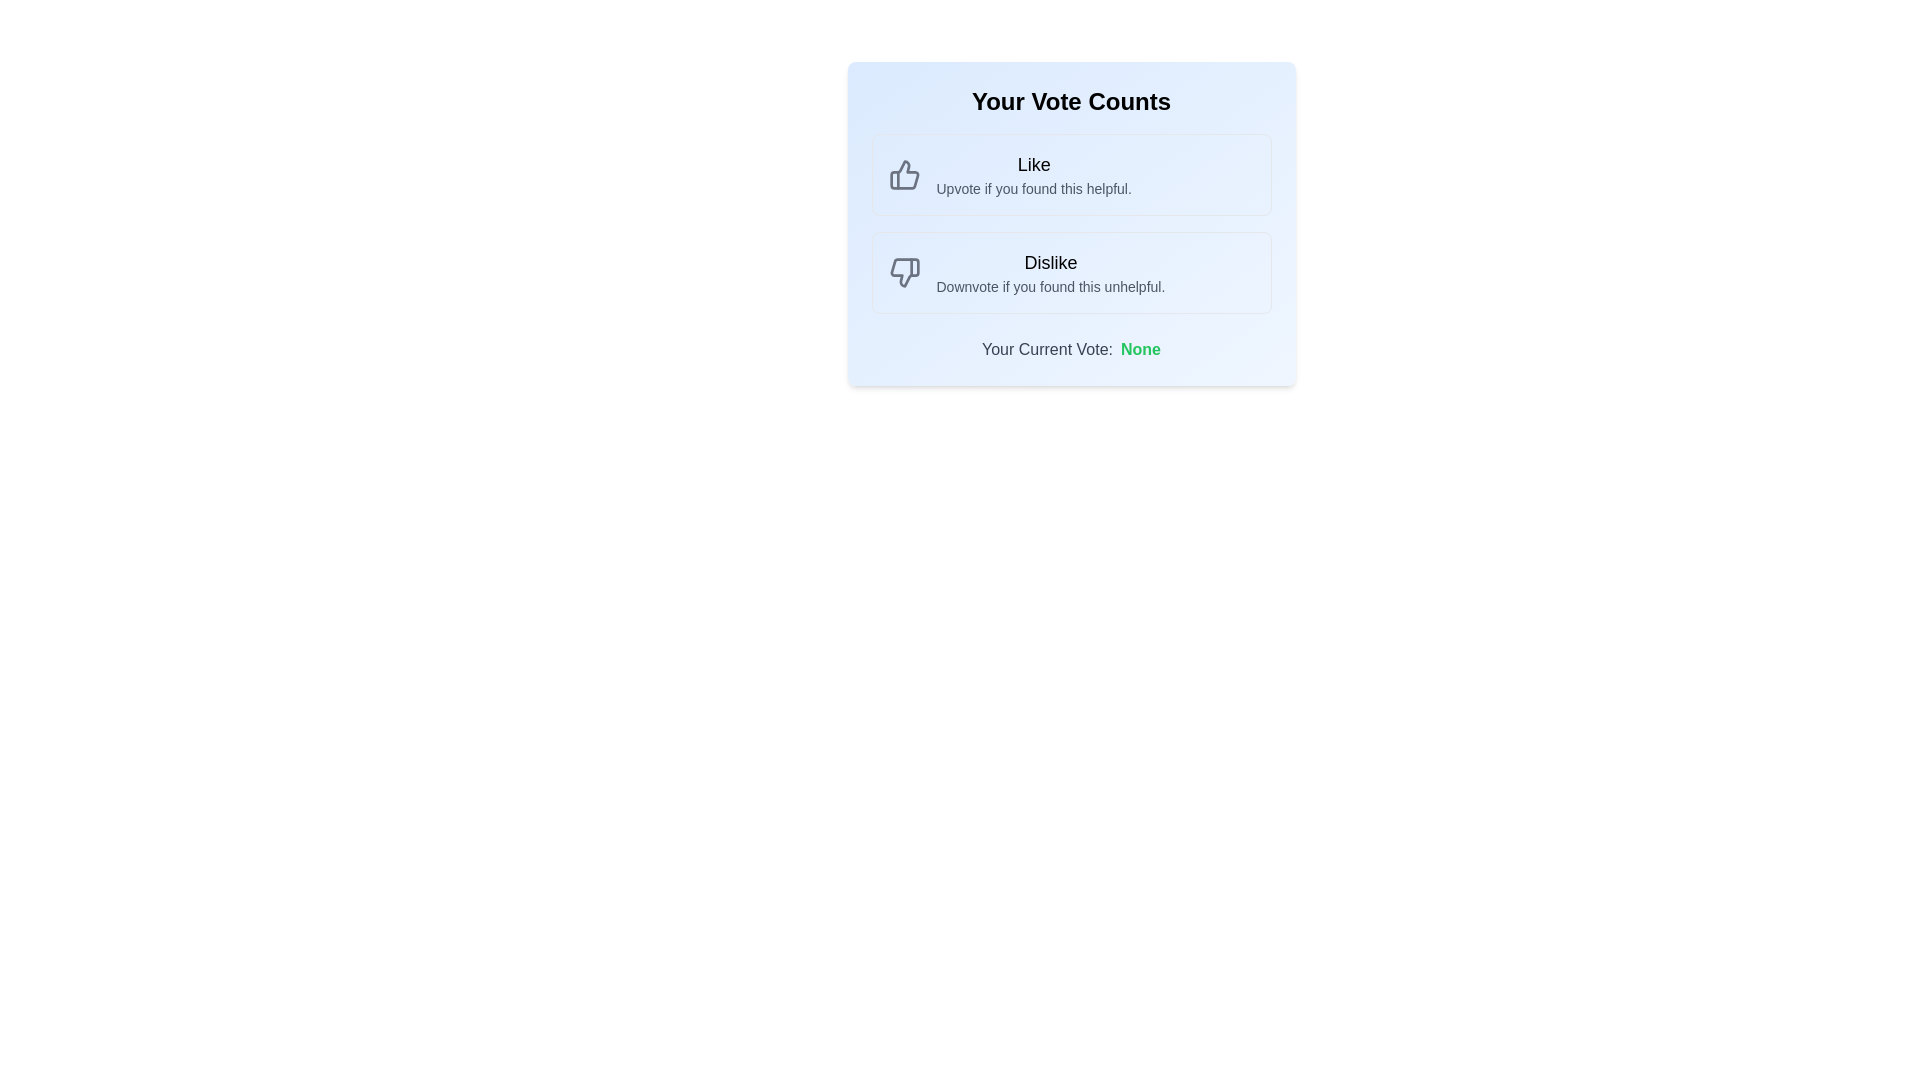 The width and height of the screenshot is (1920, 1080). Describe the element at coordinates (1034, 173) in the screenshot. I see `the informational Text Label that provides a title and explanation for the thumbs-up icon, located within the bordered card titled 'Your Vote Counts'` at that location.